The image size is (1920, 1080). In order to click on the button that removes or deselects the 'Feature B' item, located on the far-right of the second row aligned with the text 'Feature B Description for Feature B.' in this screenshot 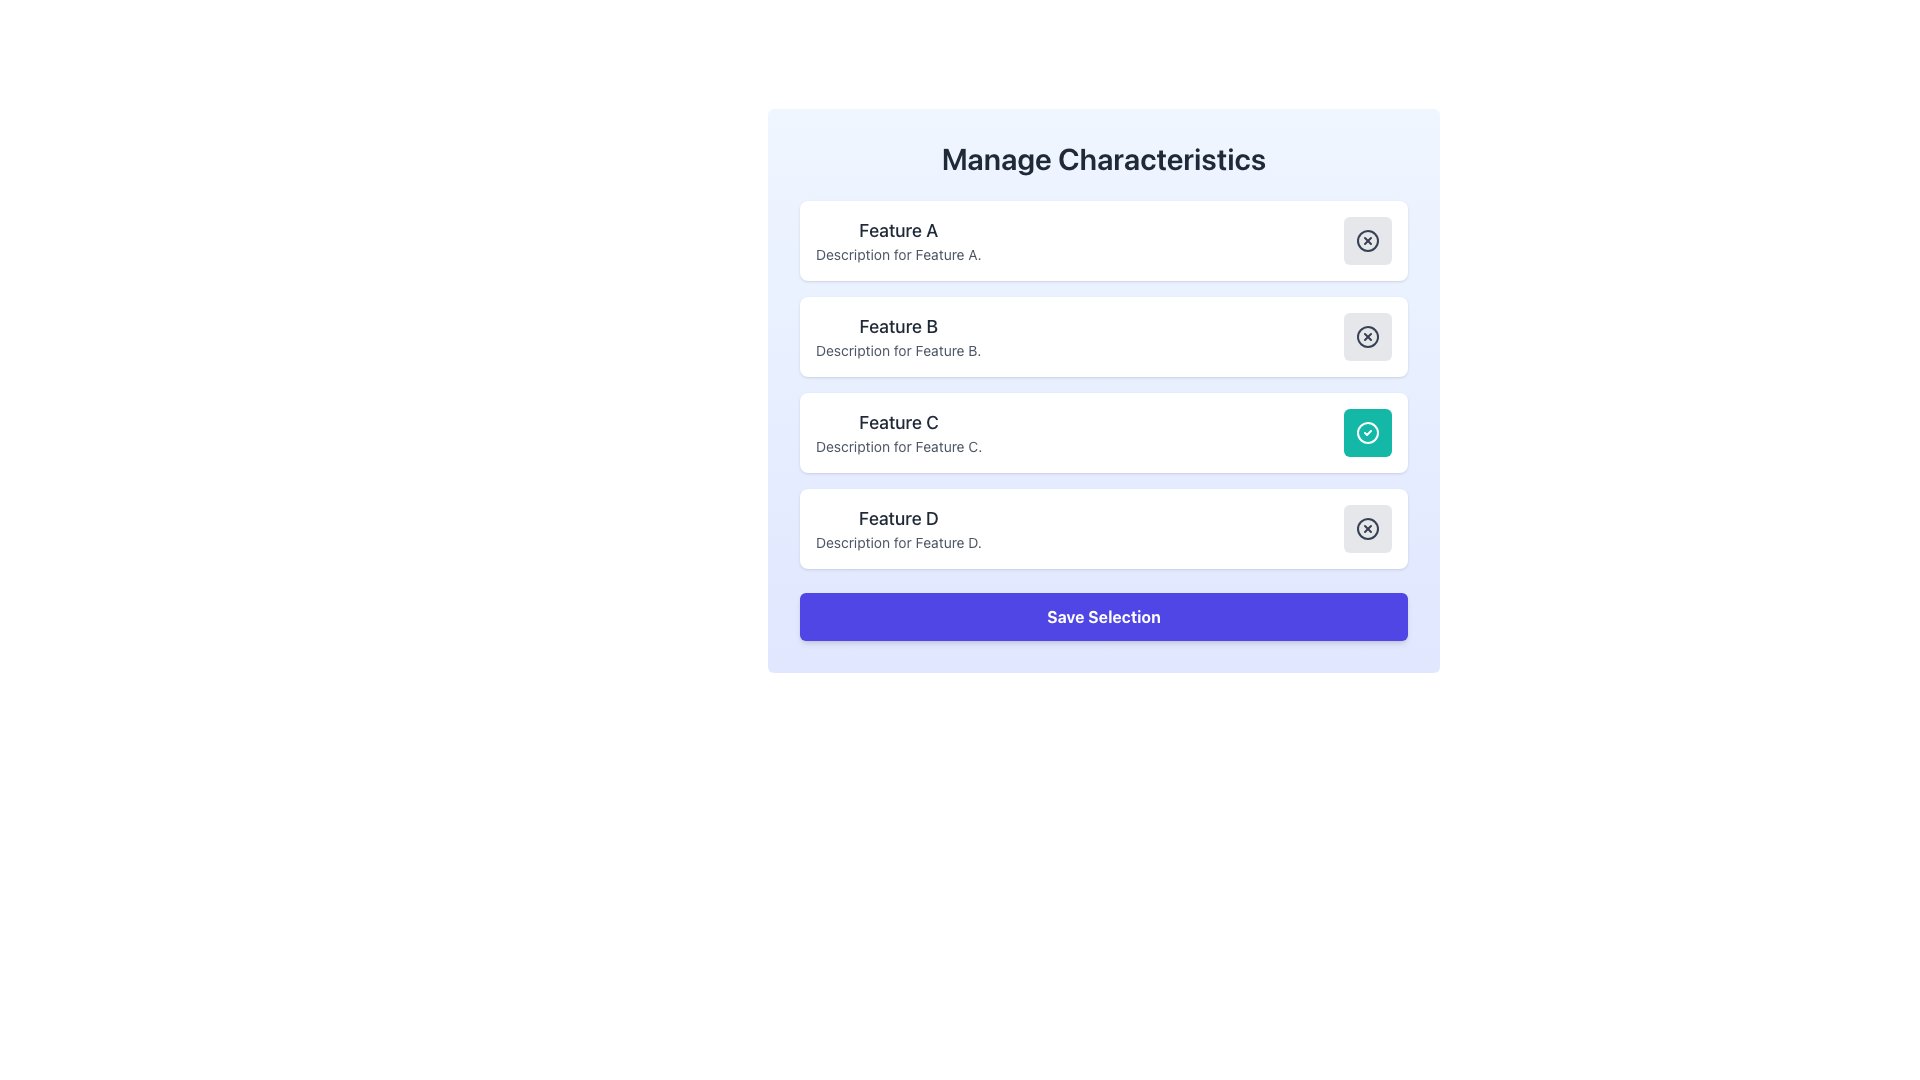, I will do `click(1367, 335)`.